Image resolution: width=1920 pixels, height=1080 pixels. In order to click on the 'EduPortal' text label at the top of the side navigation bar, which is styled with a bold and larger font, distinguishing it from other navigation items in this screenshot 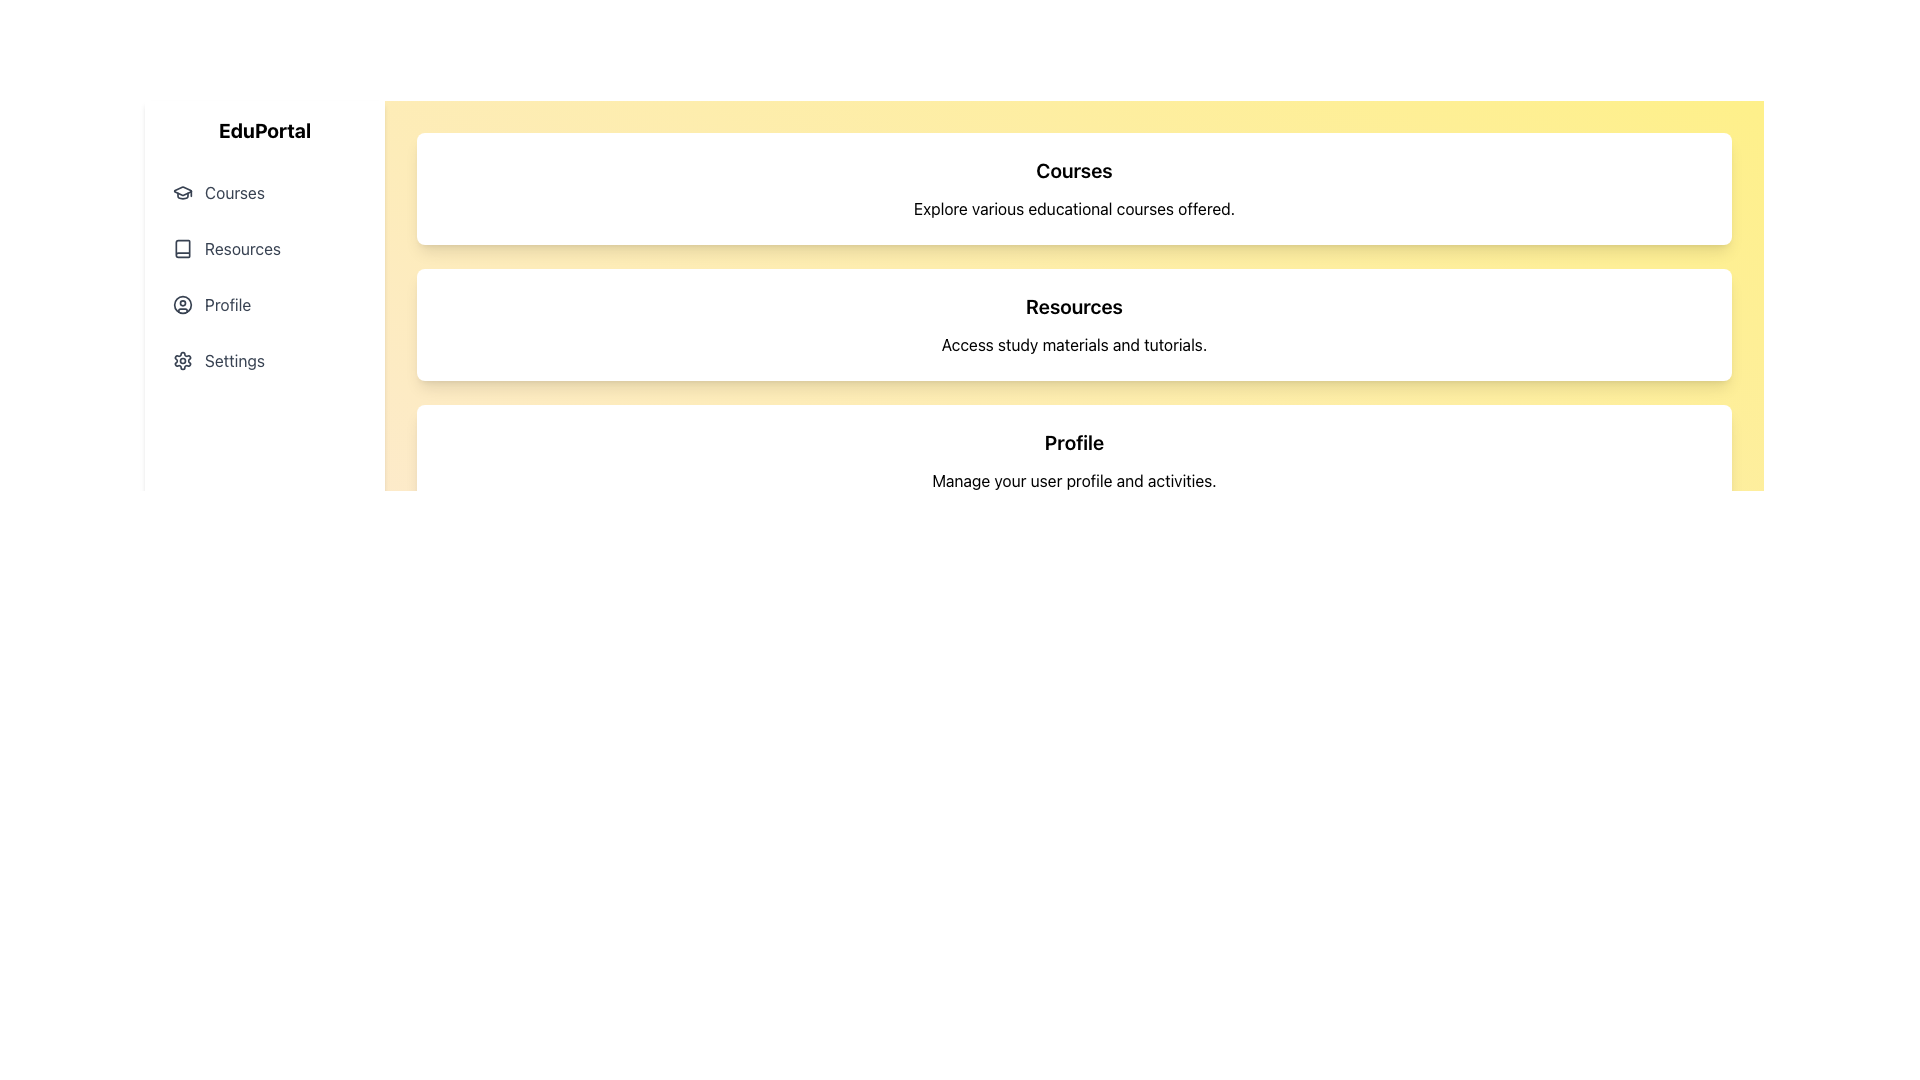, I will do `click(263, 131)`.